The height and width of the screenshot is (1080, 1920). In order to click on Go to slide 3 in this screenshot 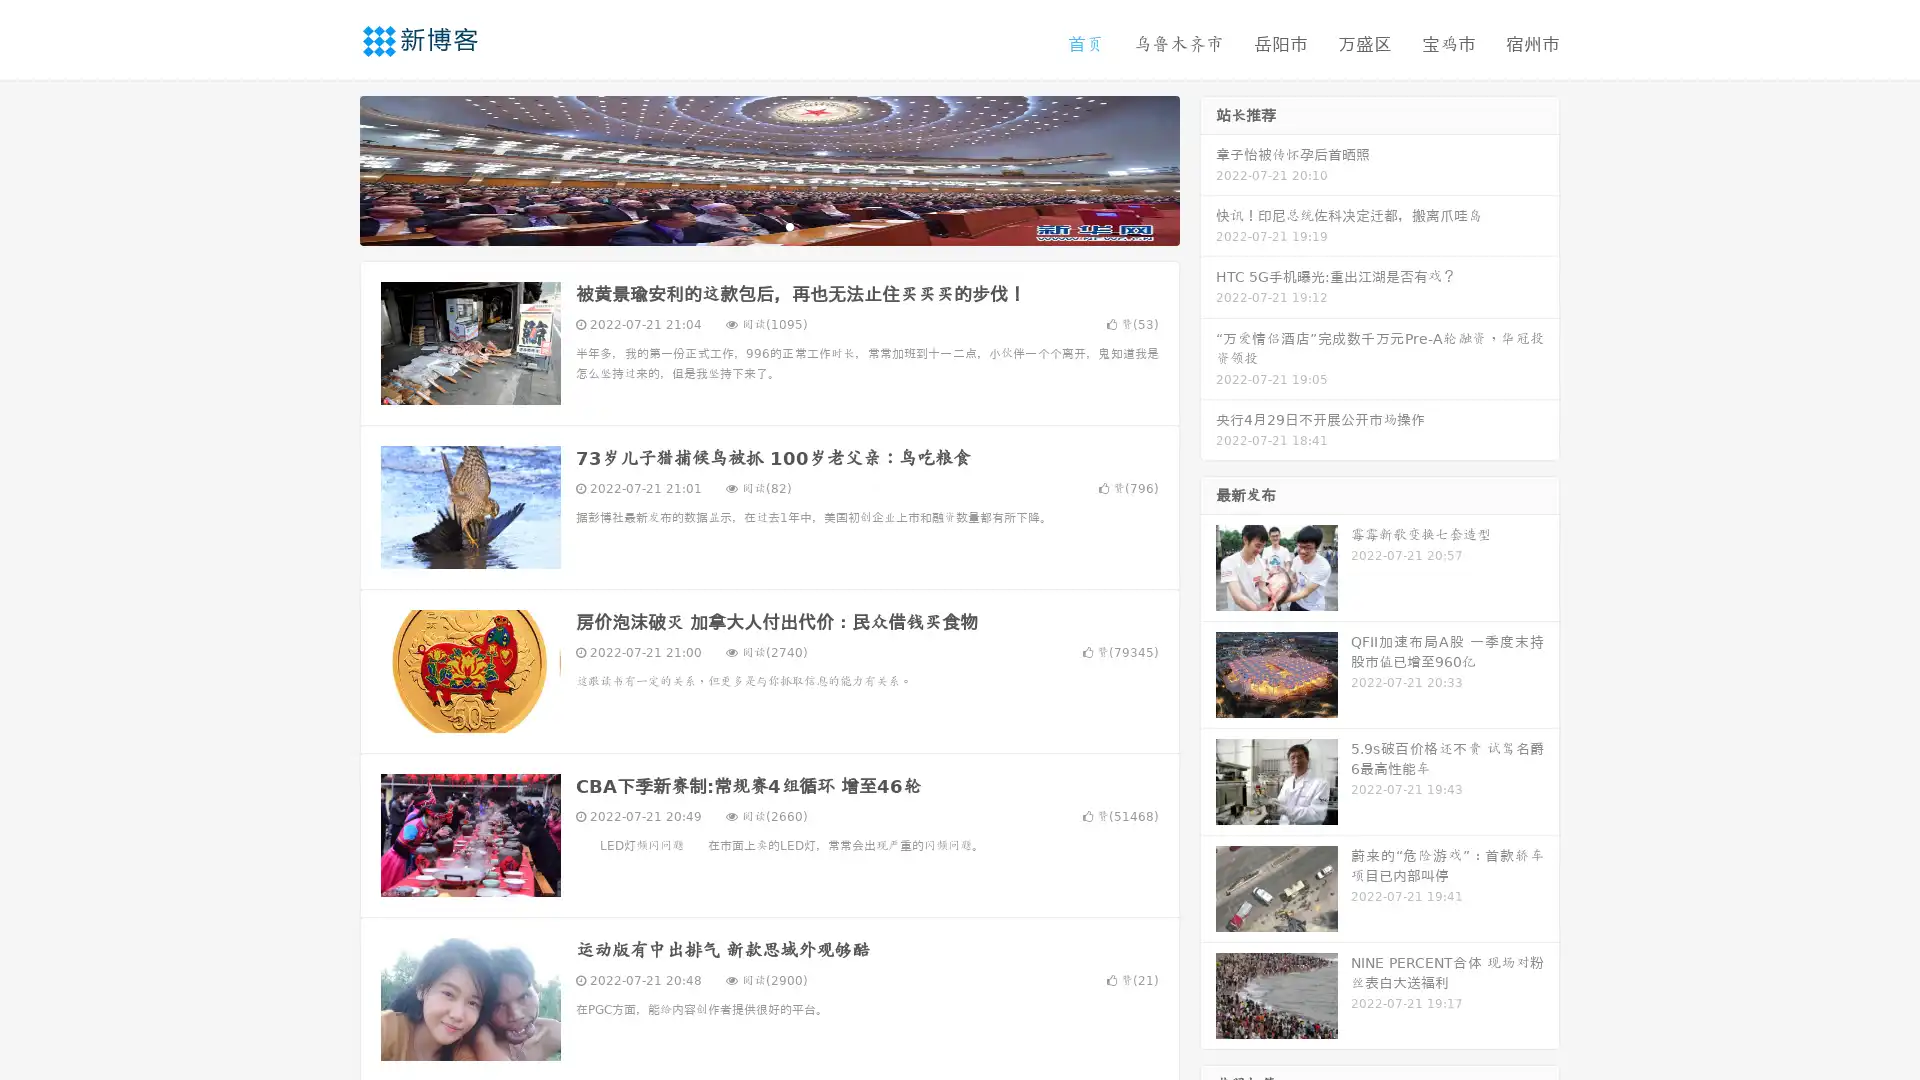, I will do `click(789, 225)`.